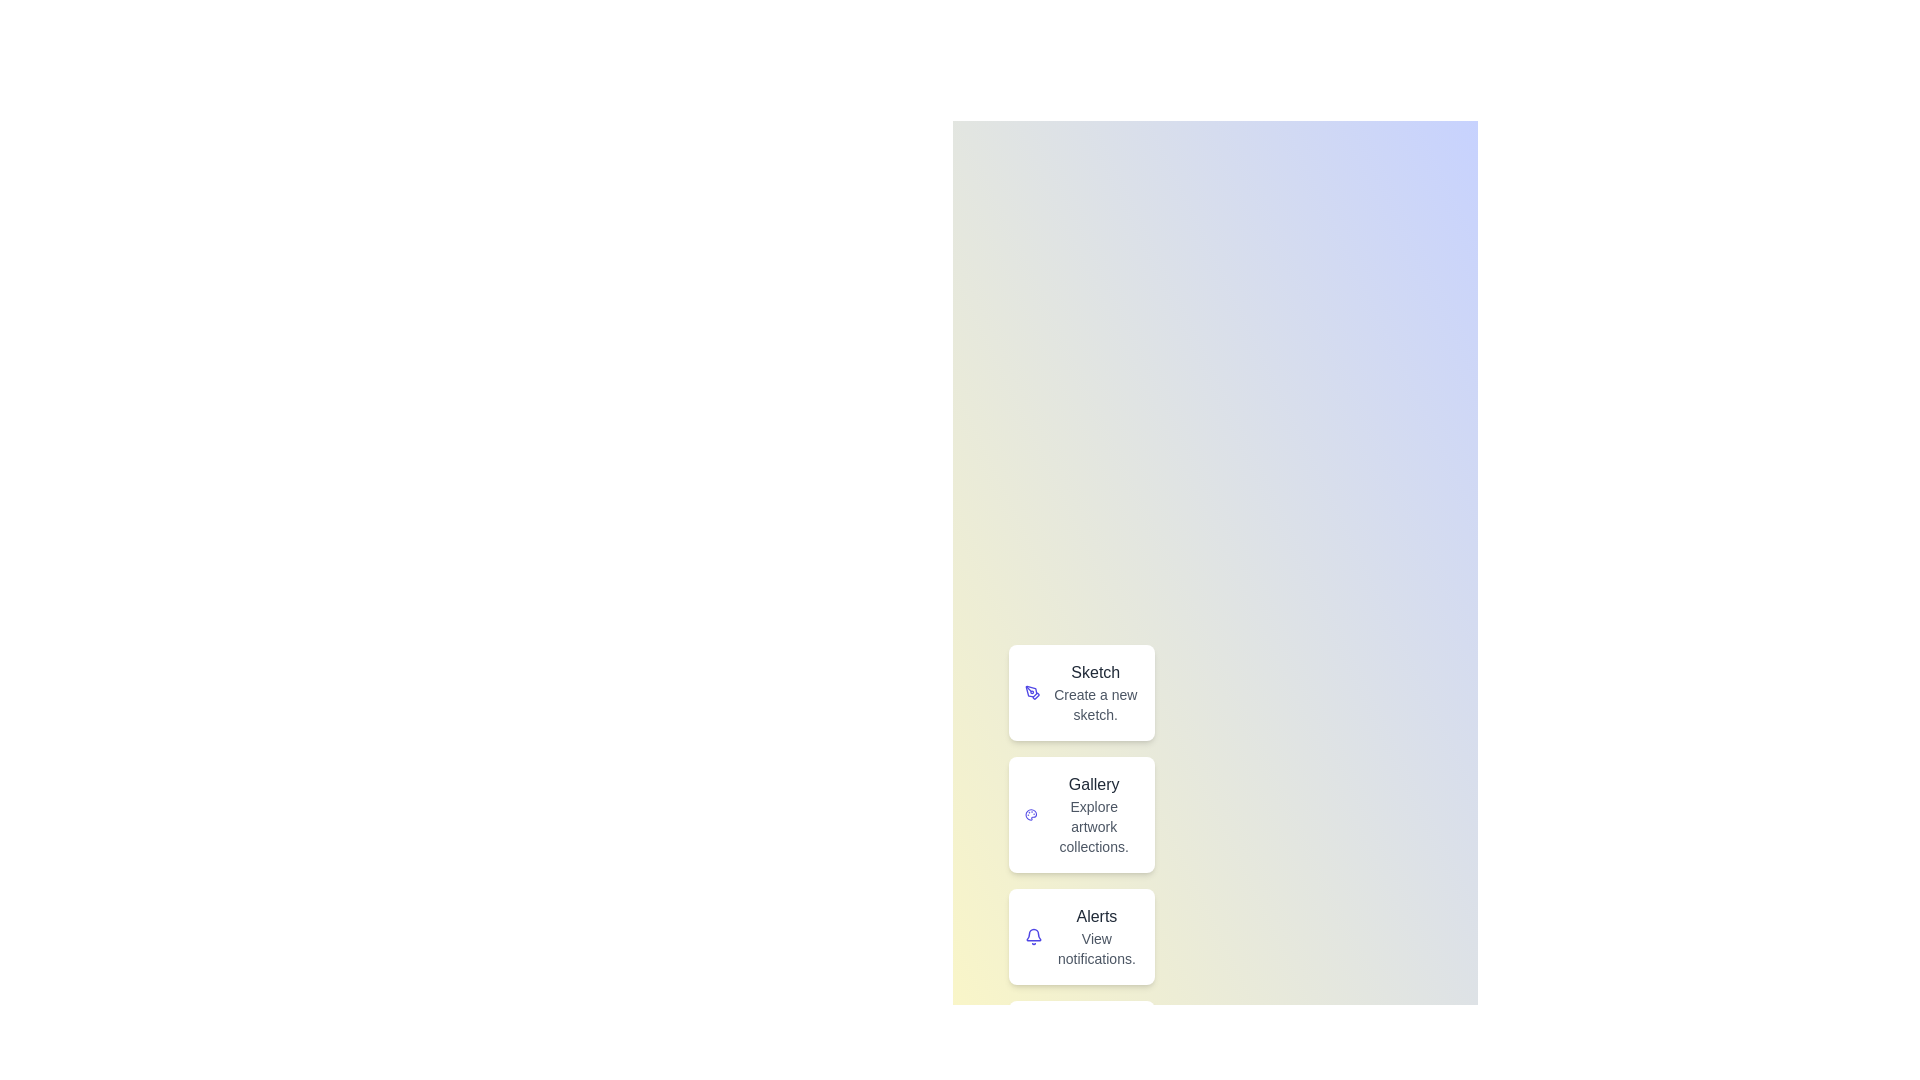 This screenshot has height=1080, width=1920. I want to click on the Alerts button to perform its action, so click(1080, 937).